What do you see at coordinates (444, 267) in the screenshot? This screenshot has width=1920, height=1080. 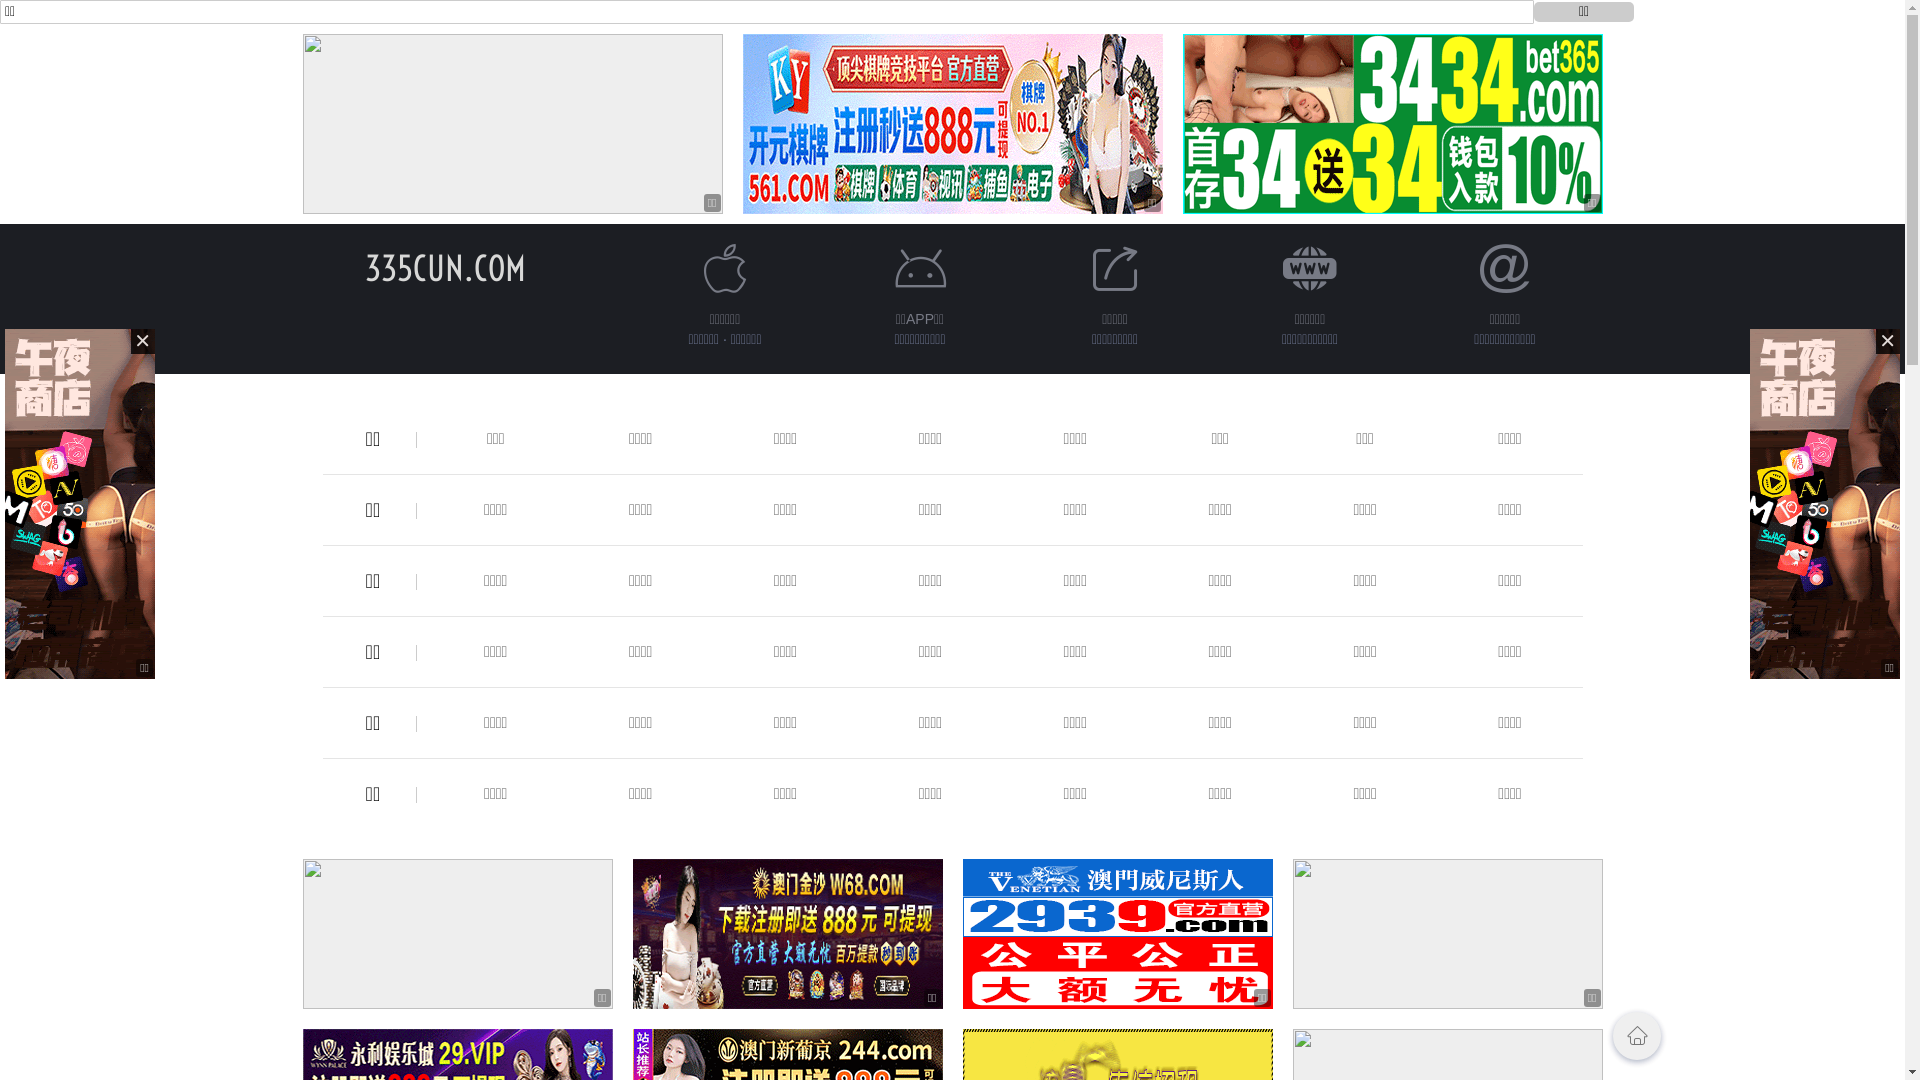 I see `'335CUN.COM'` at bounding box center [444, 267].